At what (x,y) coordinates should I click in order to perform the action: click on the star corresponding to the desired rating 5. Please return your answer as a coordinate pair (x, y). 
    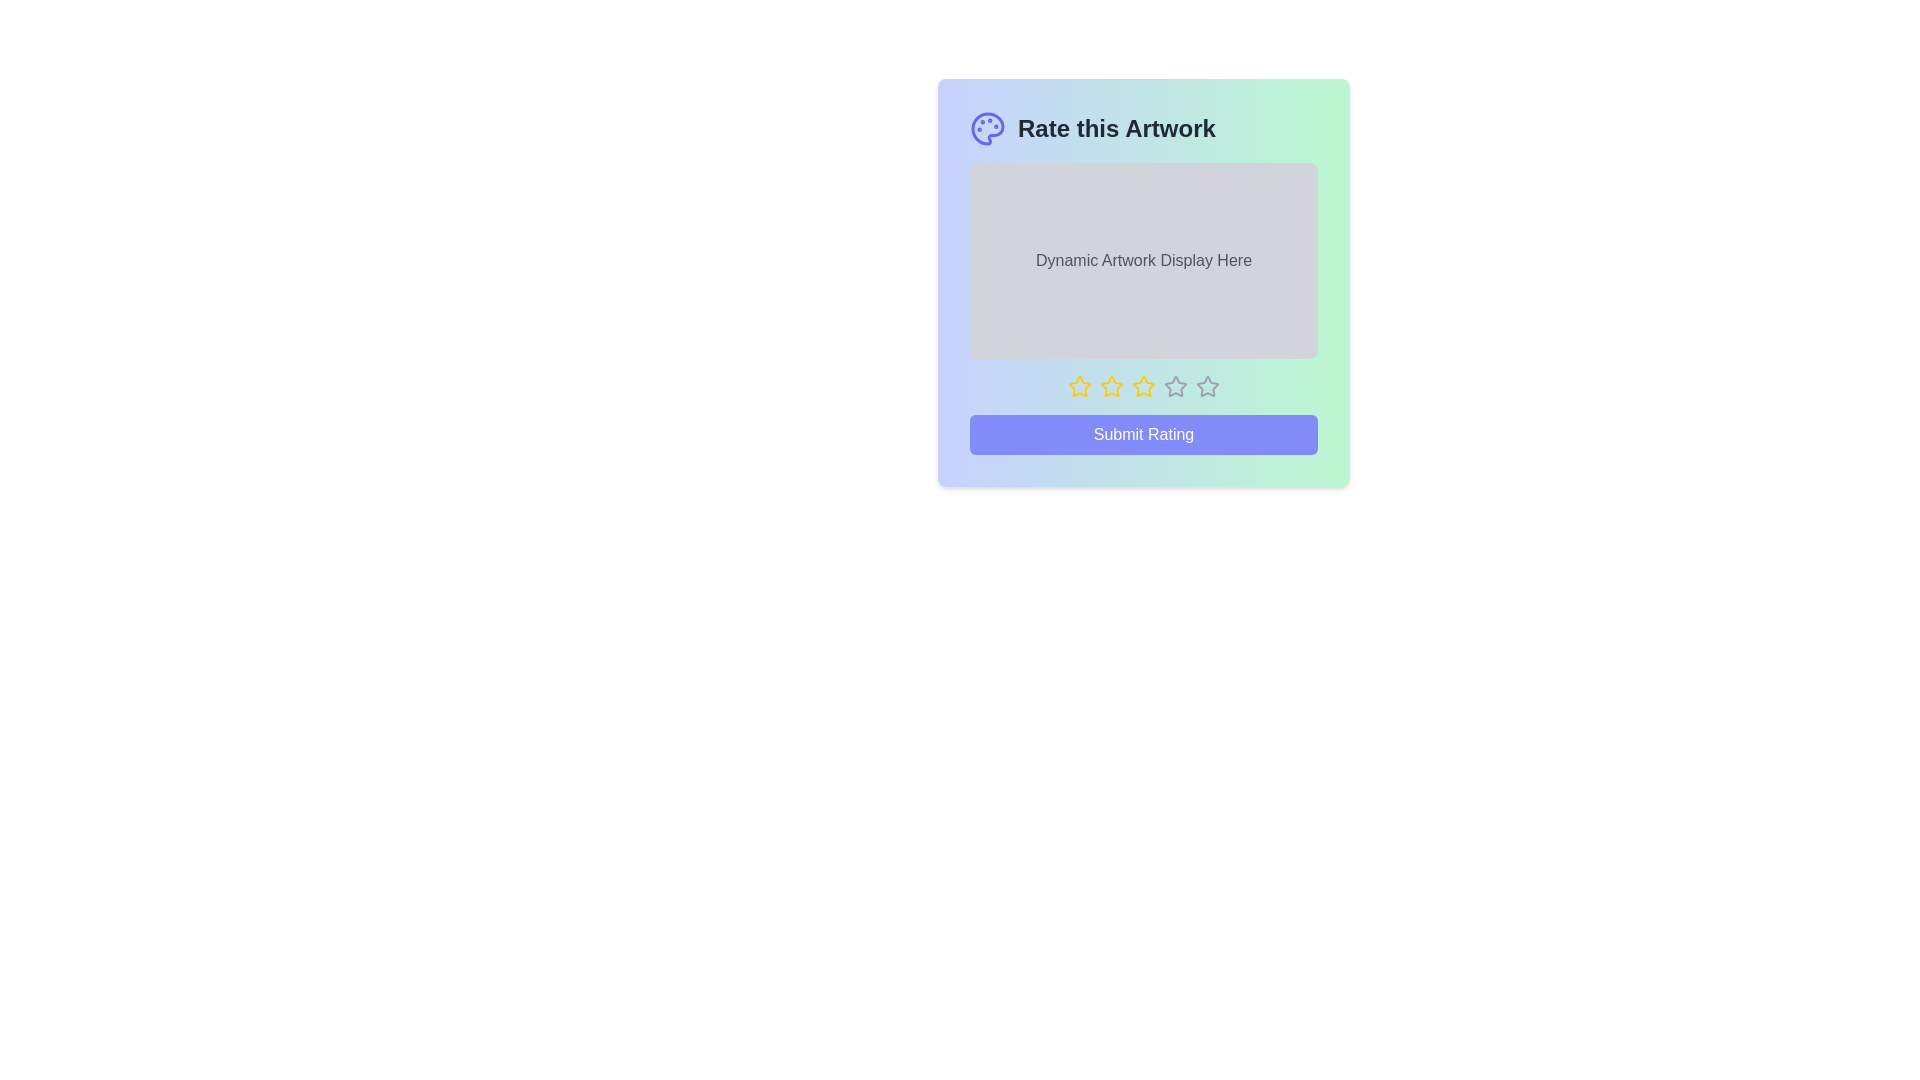
    Looking at the image, I should click on (1207, 386).